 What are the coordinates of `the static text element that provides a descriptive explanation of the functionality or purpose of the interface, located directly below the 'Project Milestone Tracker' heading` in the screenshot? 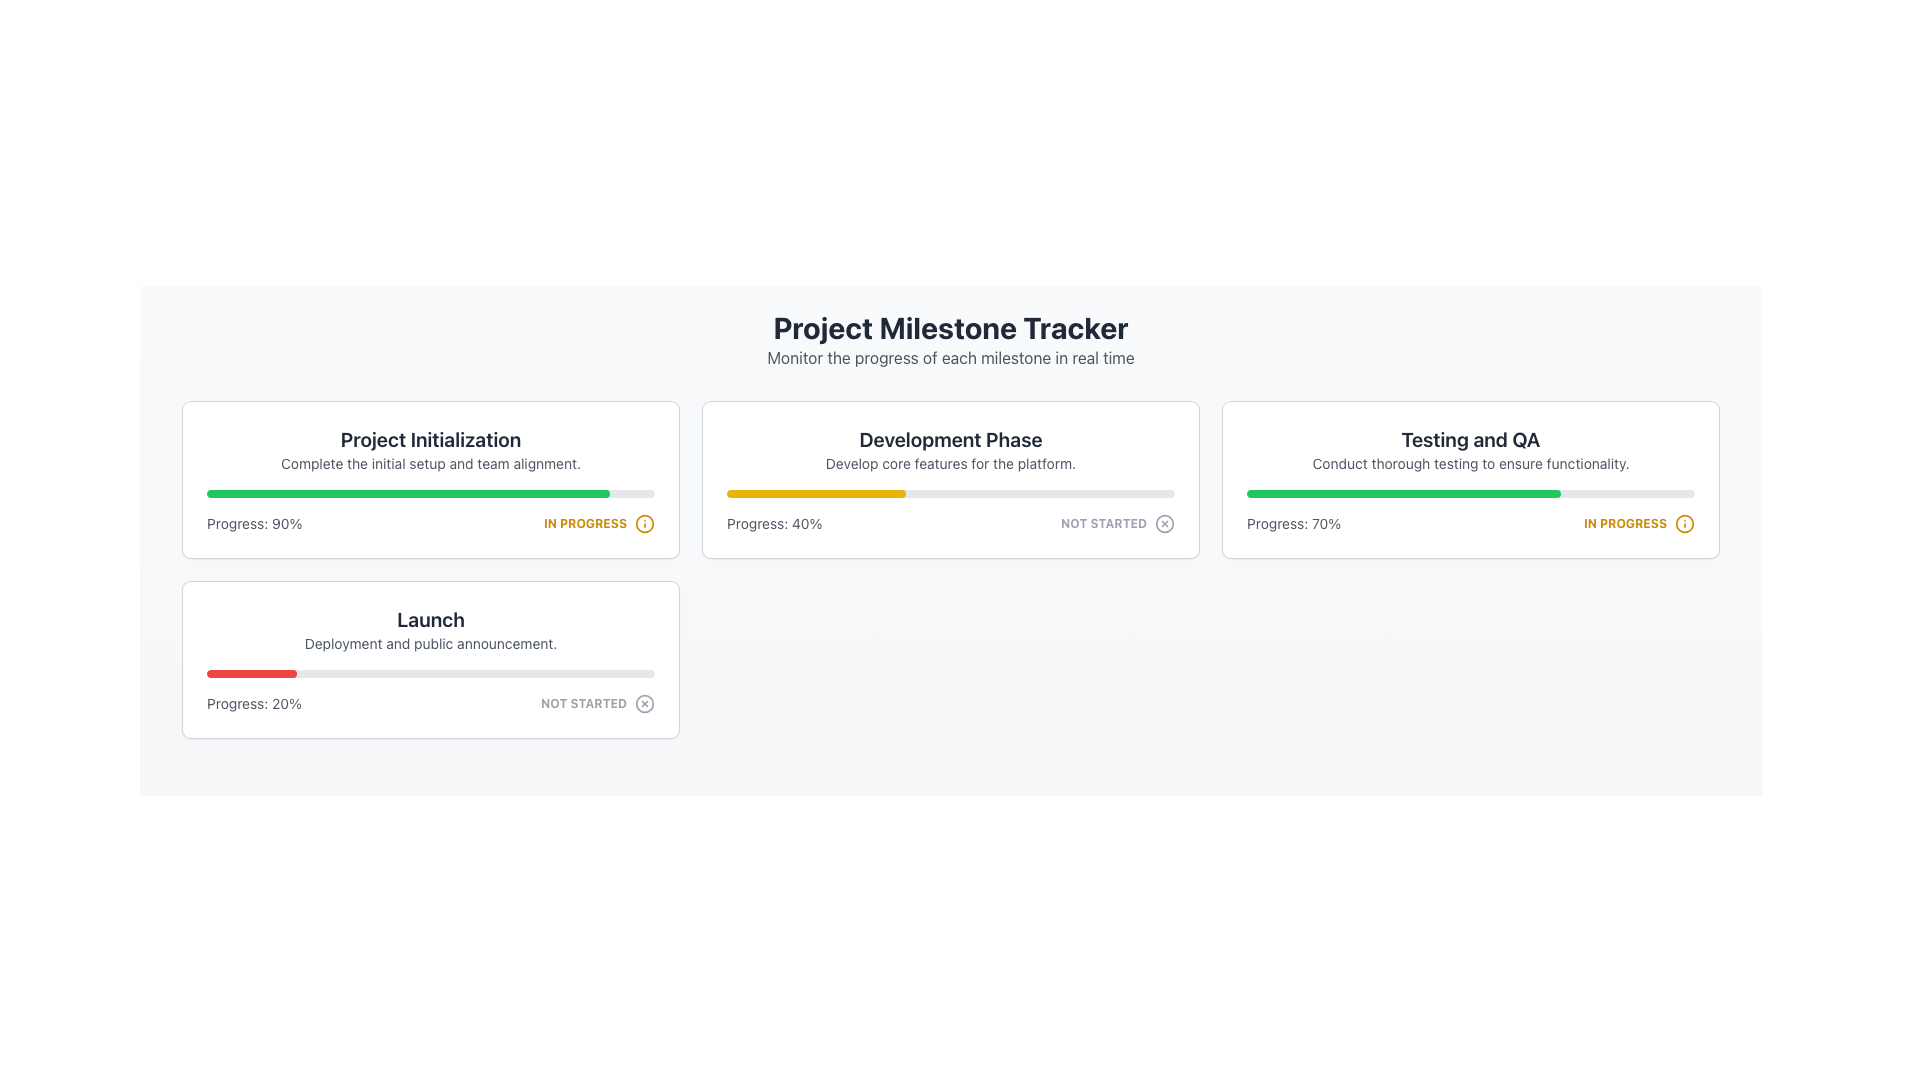 It's located at (949, 357).